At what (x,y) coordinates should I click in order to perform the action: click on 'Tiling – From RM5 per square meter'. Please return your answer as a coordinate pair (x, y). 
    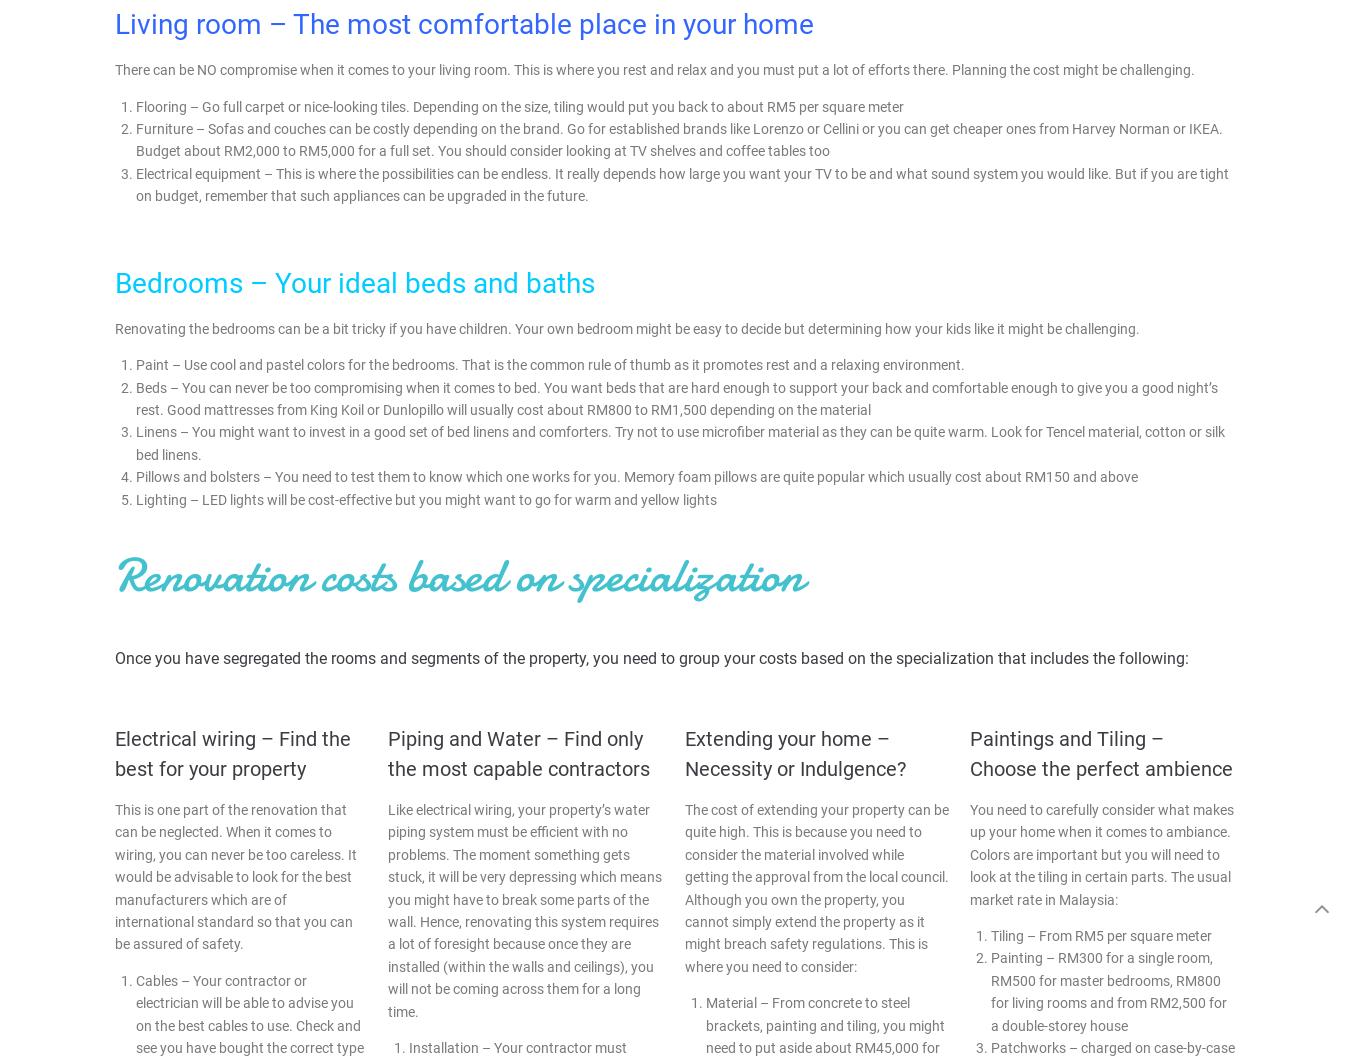
    Looking at the image, I should click on (1100, 935).